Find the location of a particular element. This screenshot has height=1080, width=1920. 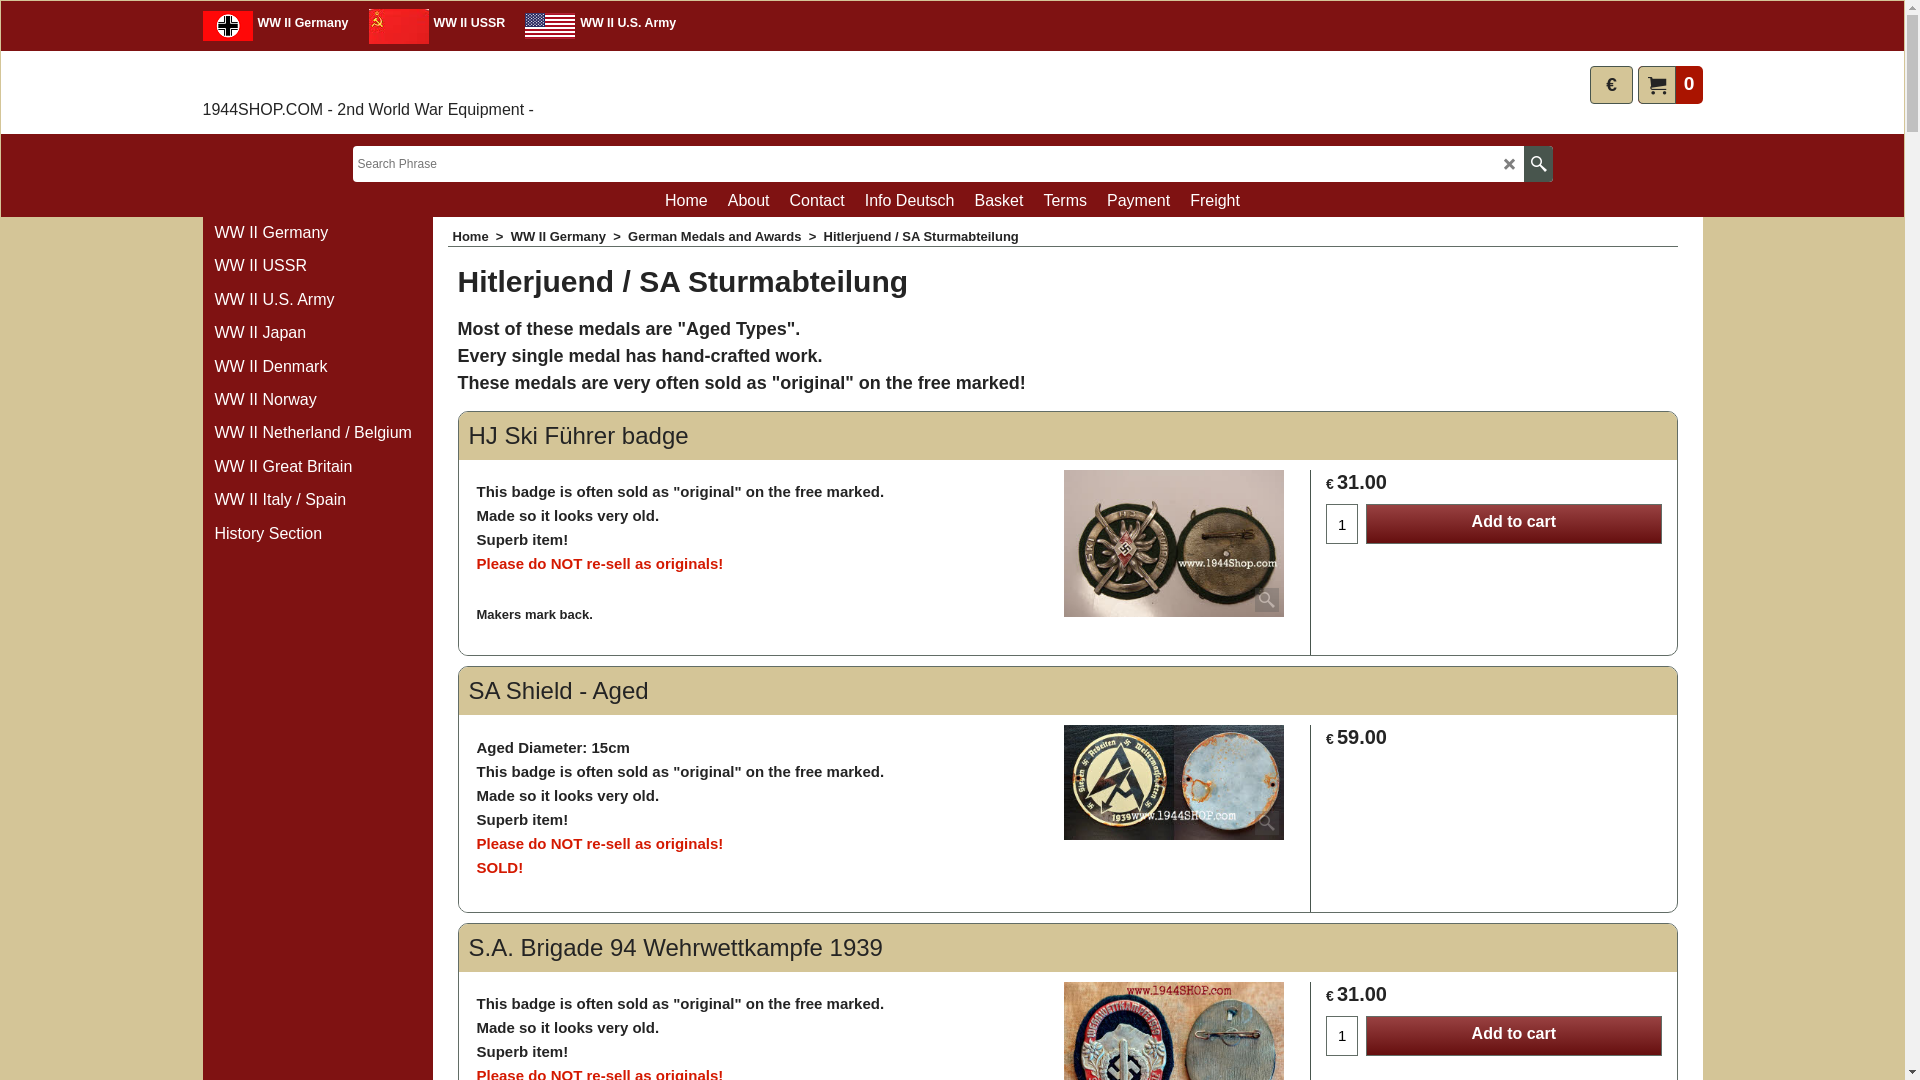

'1944SHOP.COM' is located at coordinates (297, 80).